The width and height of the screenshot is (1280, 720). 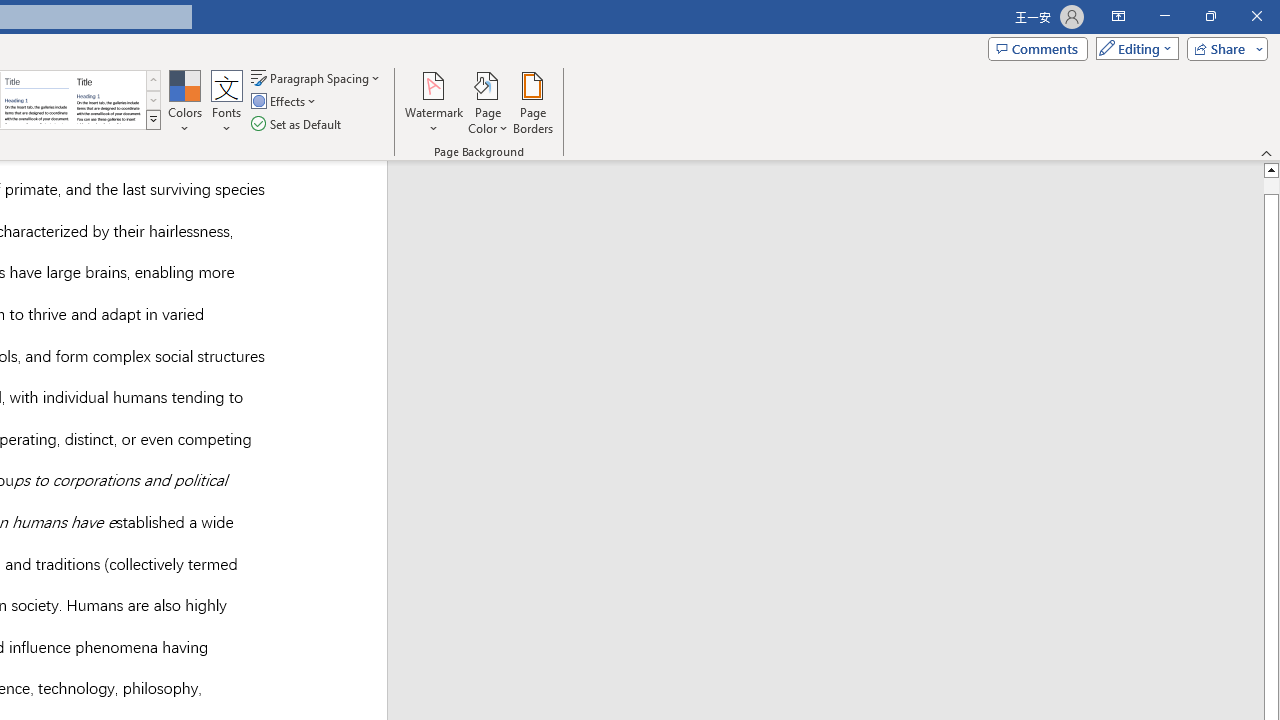 I want to click on 'Word 2010', so click(x=37, y=100).